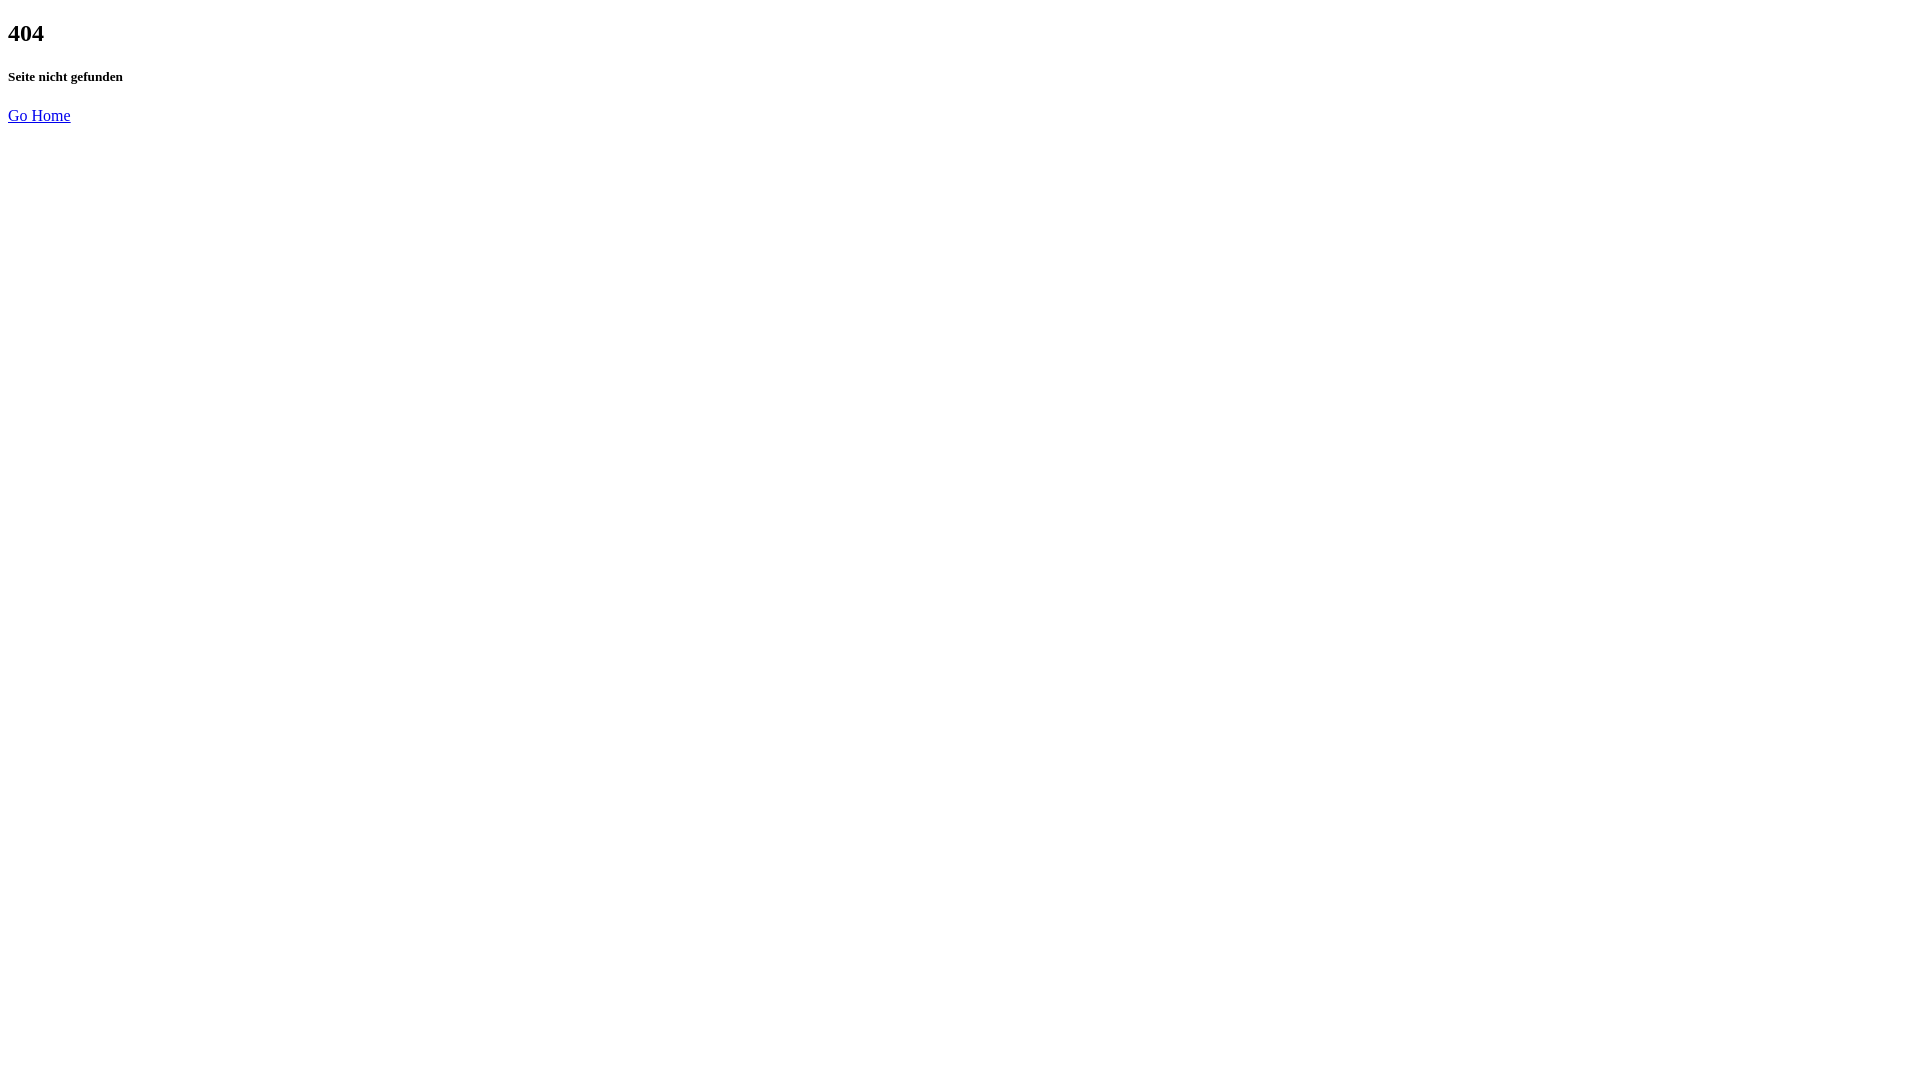 Image resolution: width=1920 pixels, height=1080 pixels. Describe the element at coordinates (8, 115) in the screenshot. I see `'Go Home'` at that location.